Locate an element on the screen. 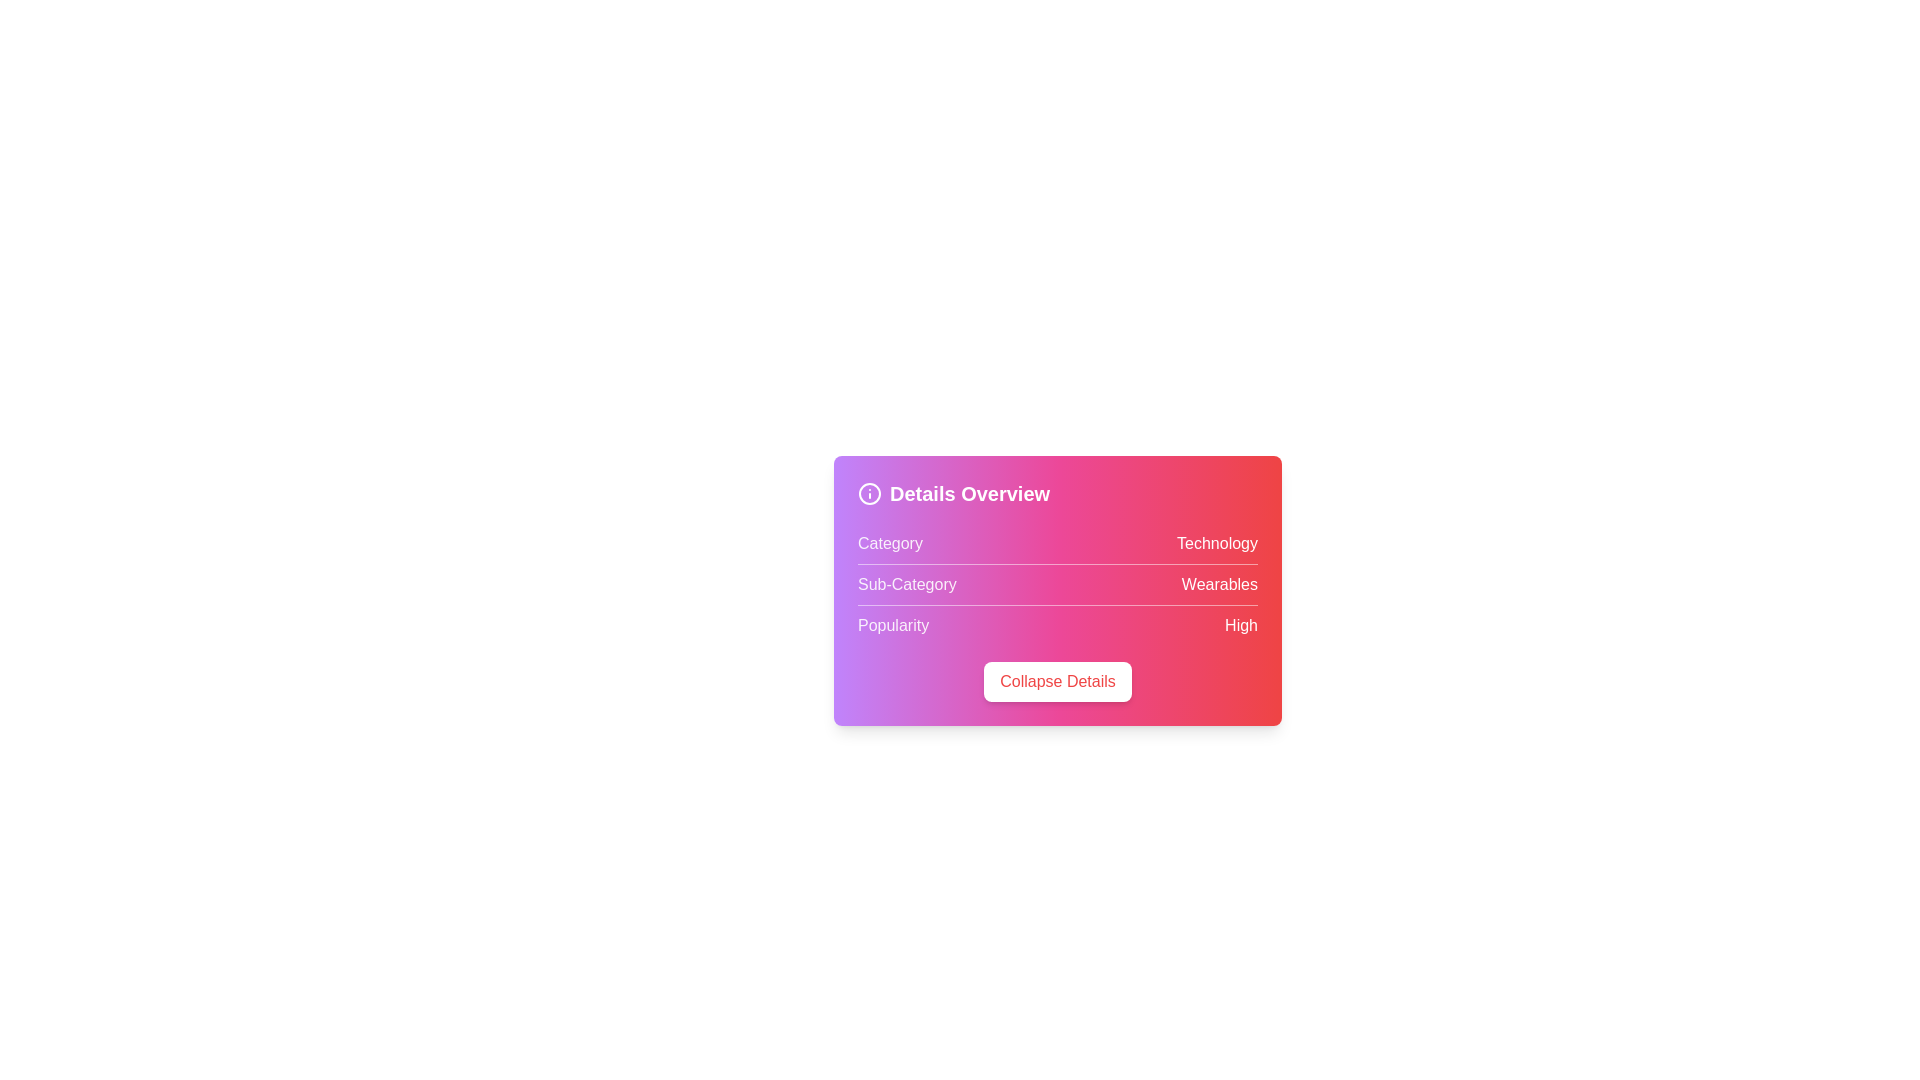 Image resolution: width=1920 pixels, height=1080 pixels. the outermost SVG Circle located in the top-left corner of the 'Details Overview' card interface is located at coordinates (869, 493).